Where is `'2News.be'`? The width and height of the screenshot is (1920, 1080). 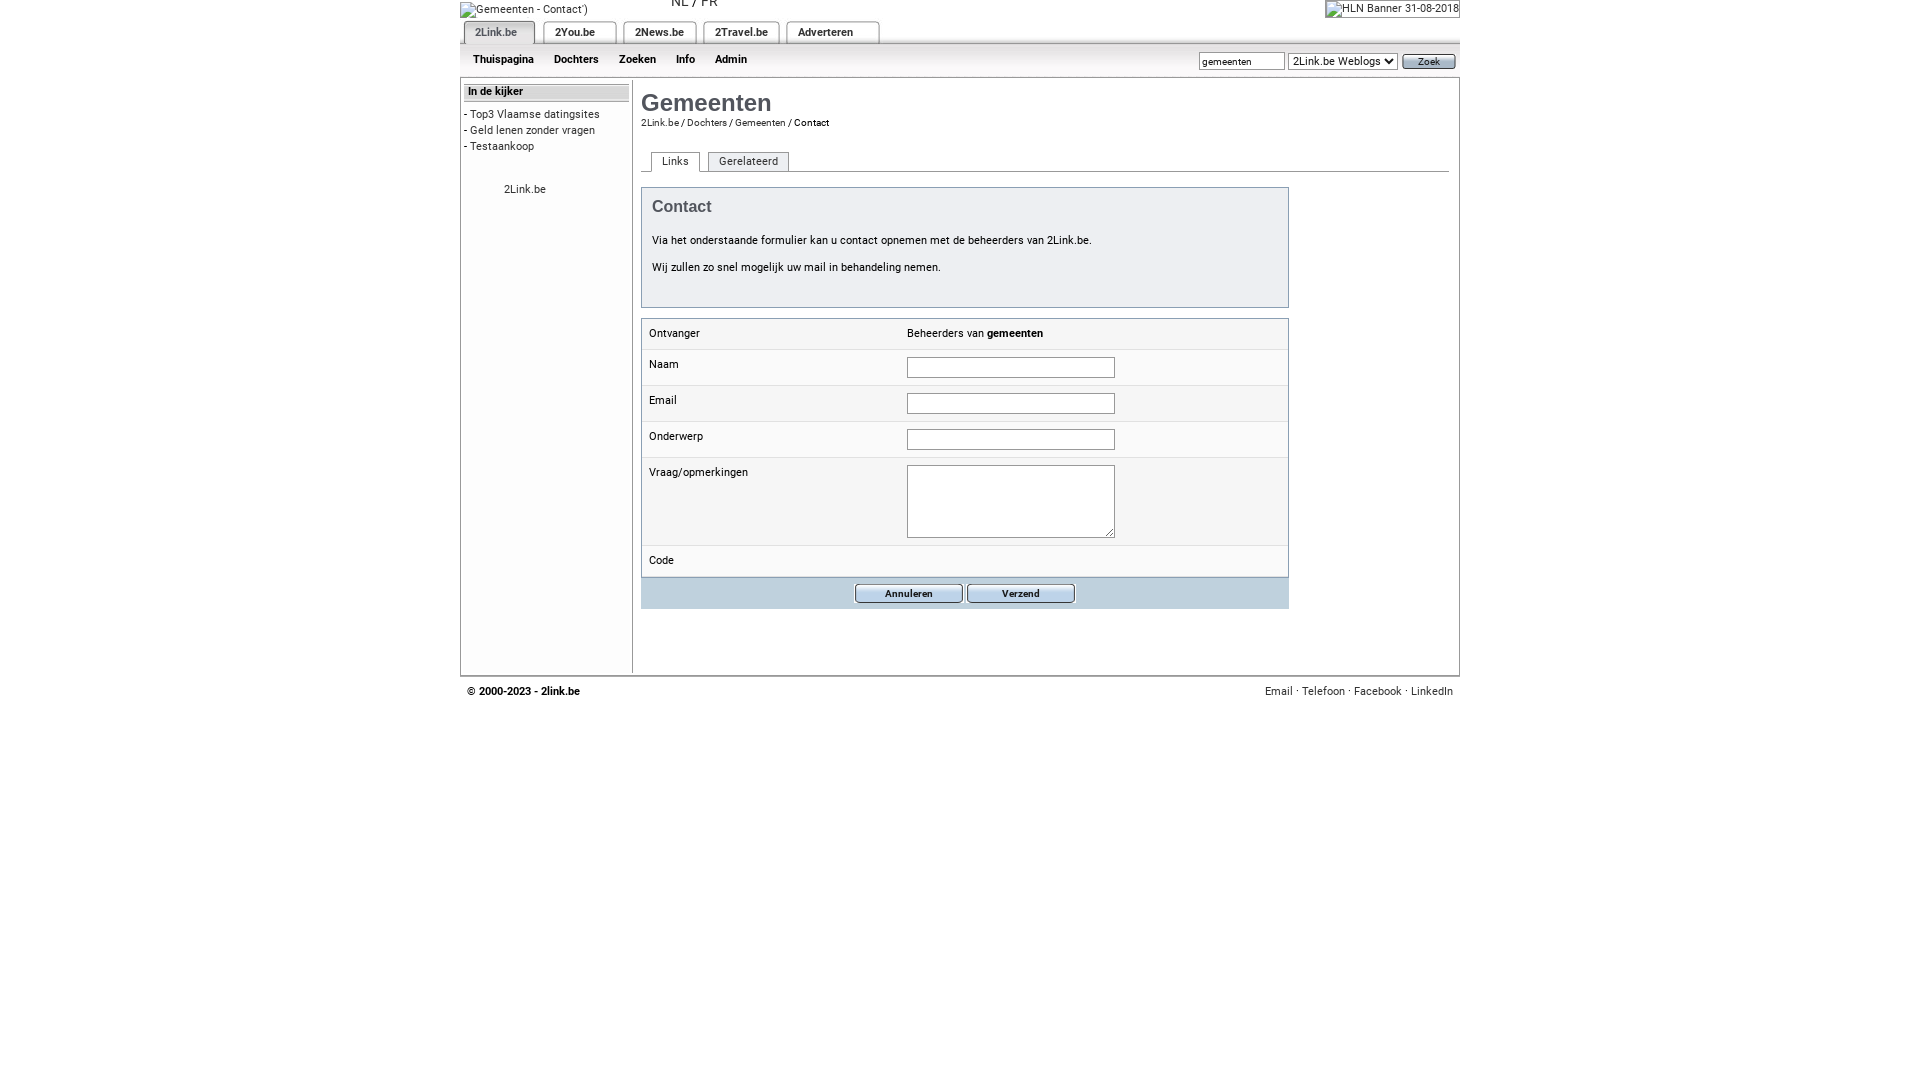
'2News.be' is located at coordinates (659, 32).